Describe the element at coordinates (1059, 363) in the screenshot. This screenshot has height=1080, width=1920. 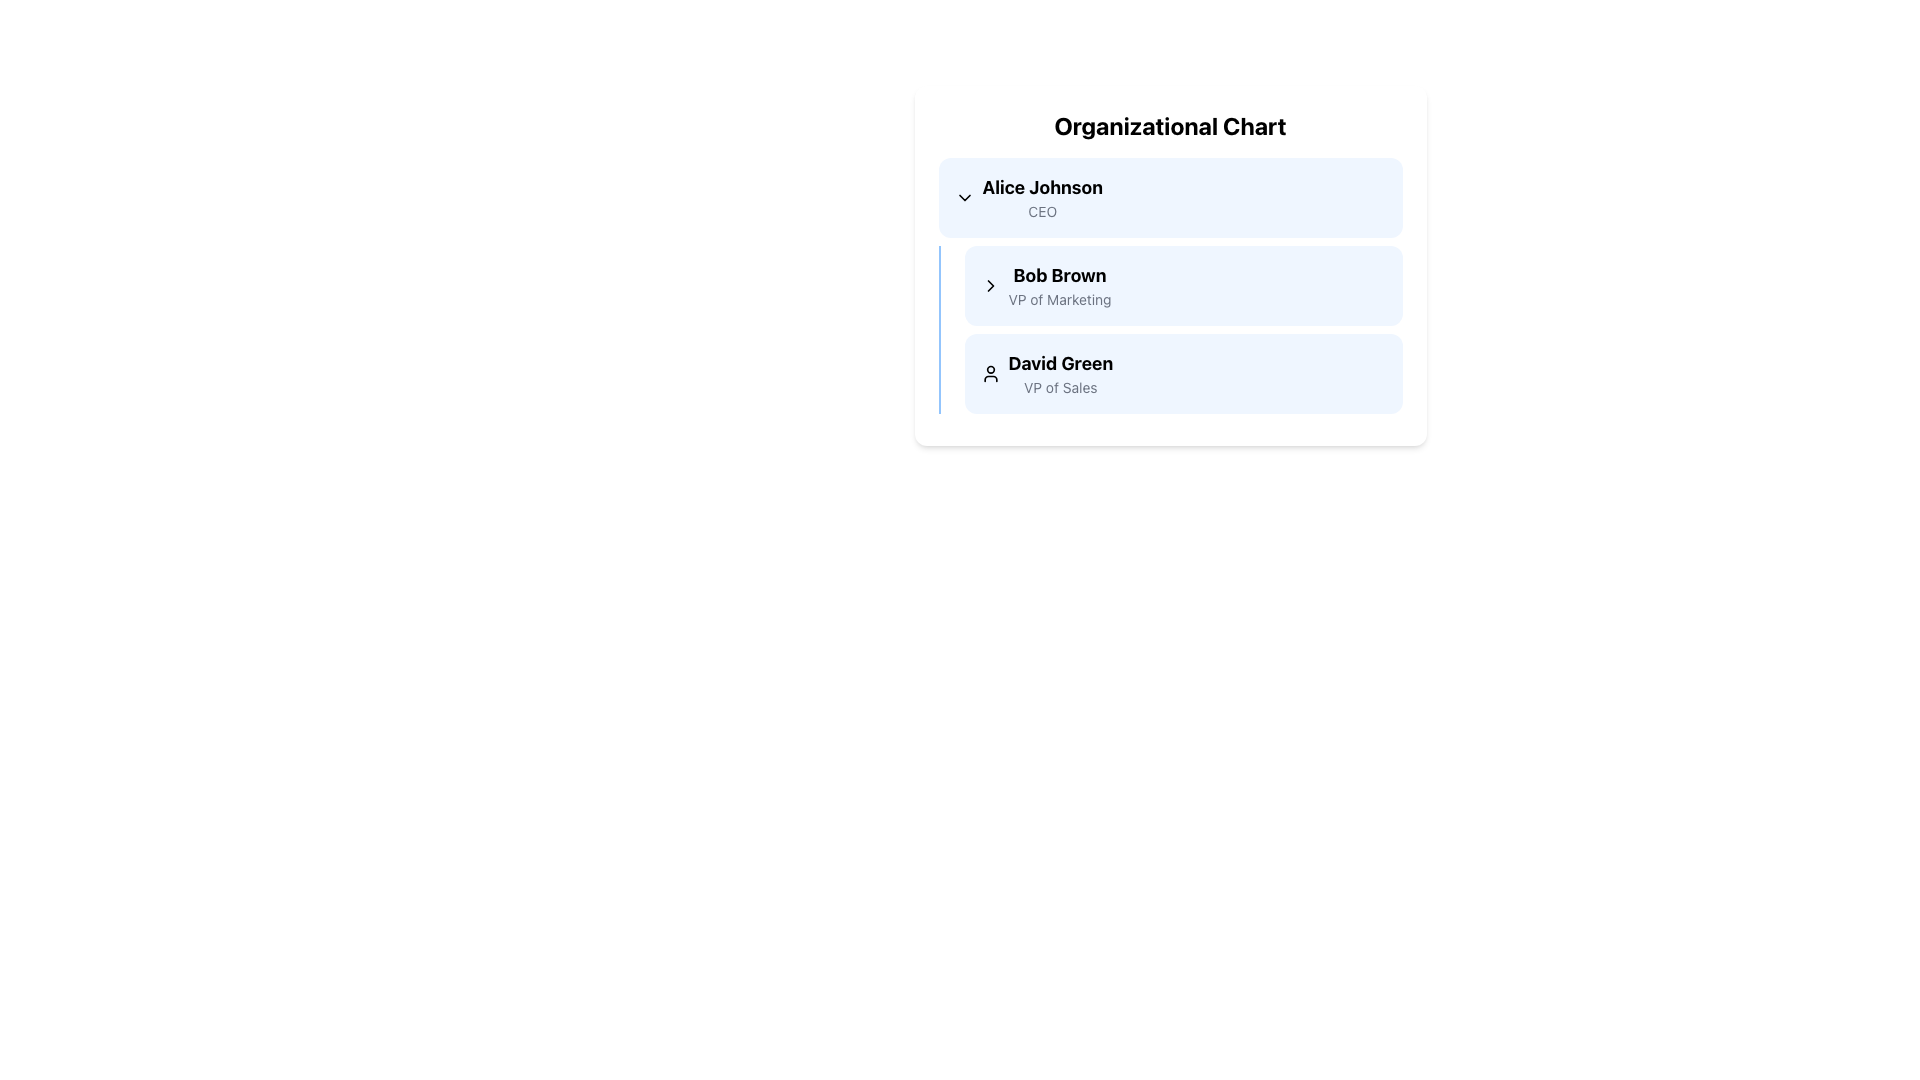
I see `the bold text label displaying the name 'David Green' in the organizational chart` at that location.